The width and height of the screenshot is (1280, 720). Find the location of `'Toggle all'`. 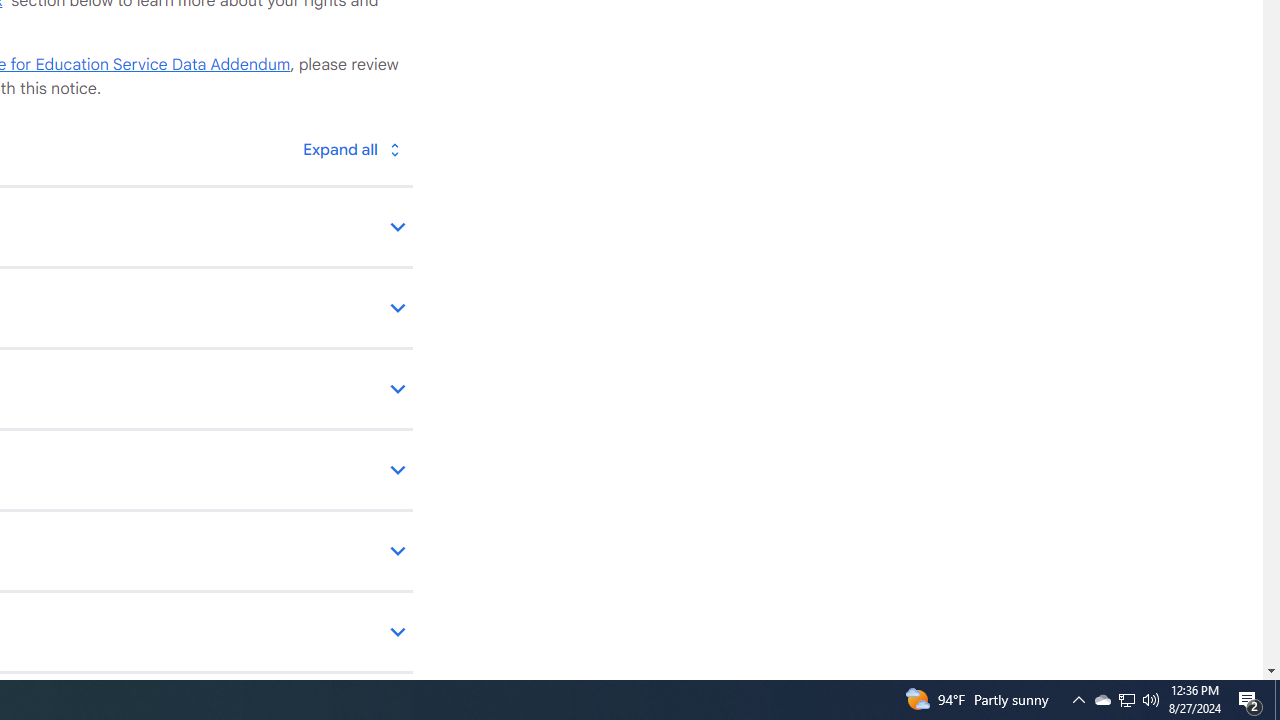

'Toggle all' is located at coordinates (351, 148).